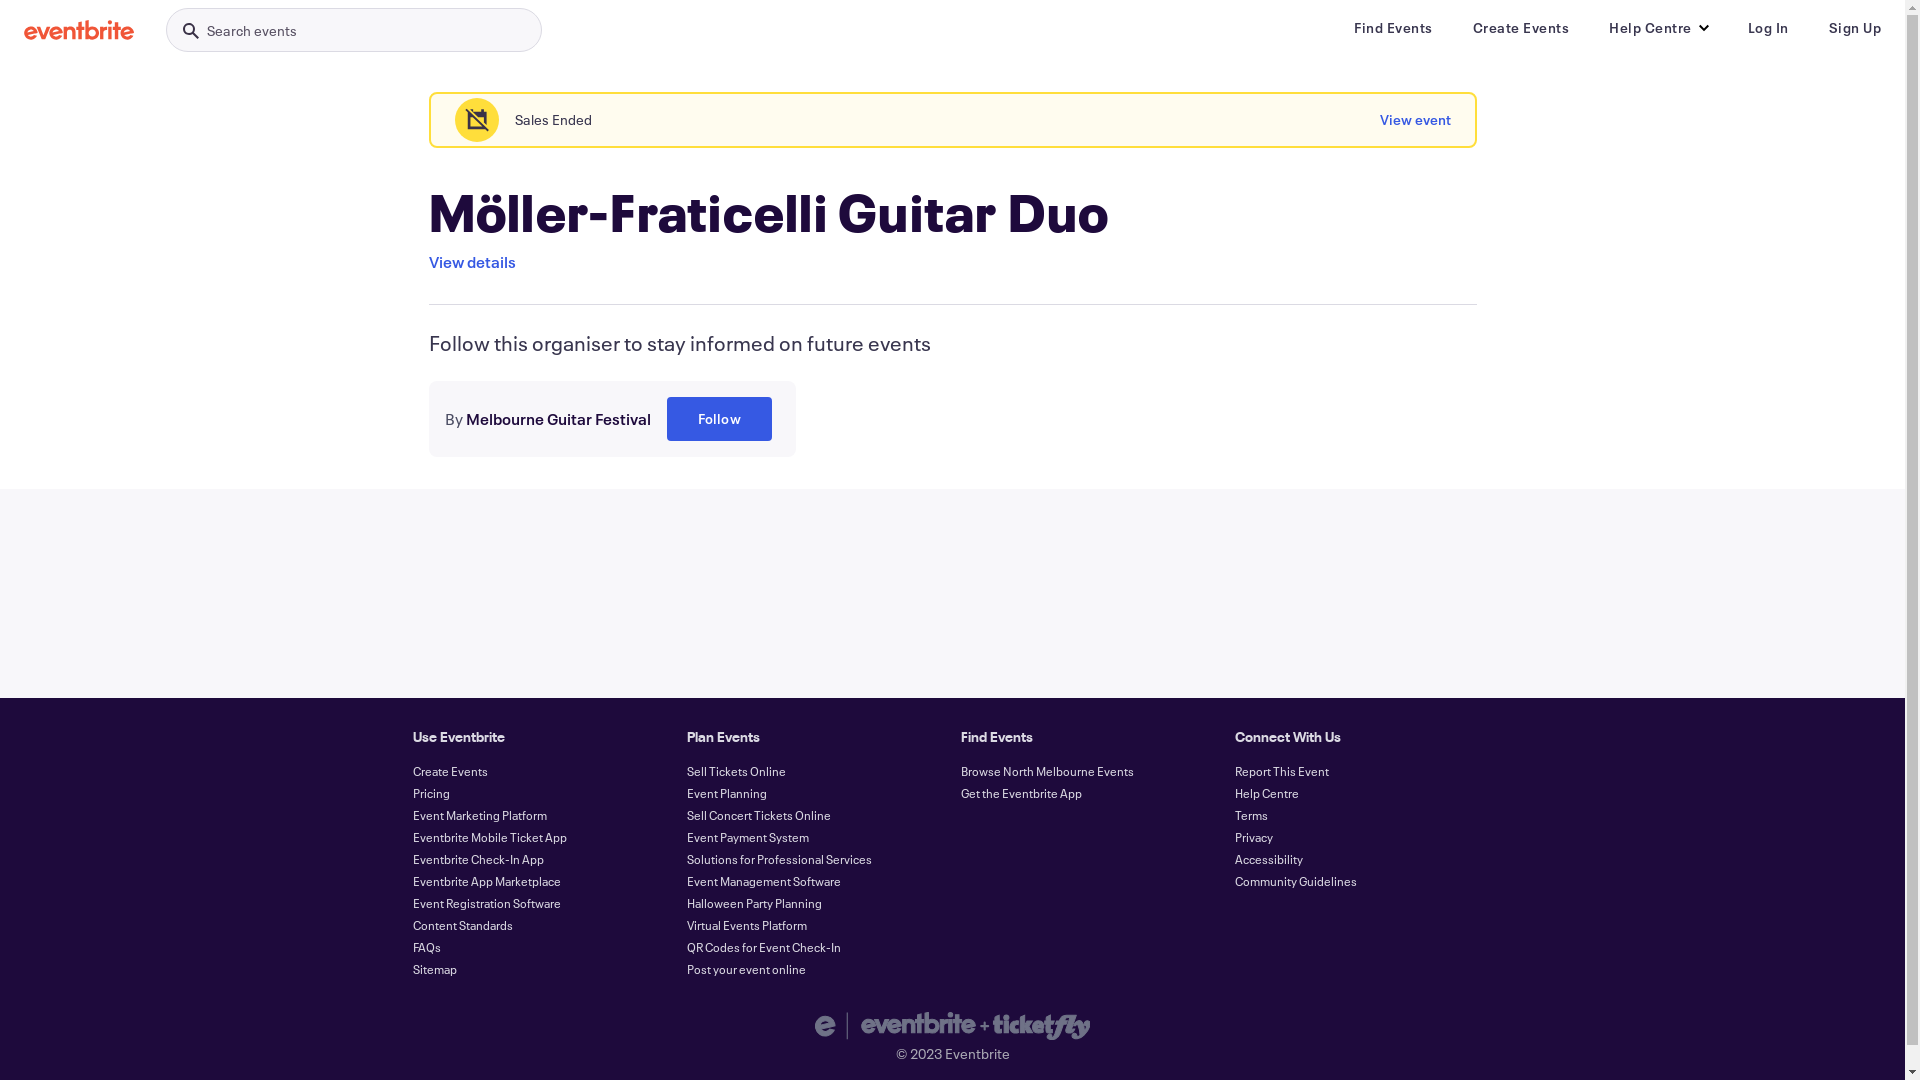  Describe the element at coordinates (746, 837) in the screenshot. I see `'Event Payment System'` at that location.